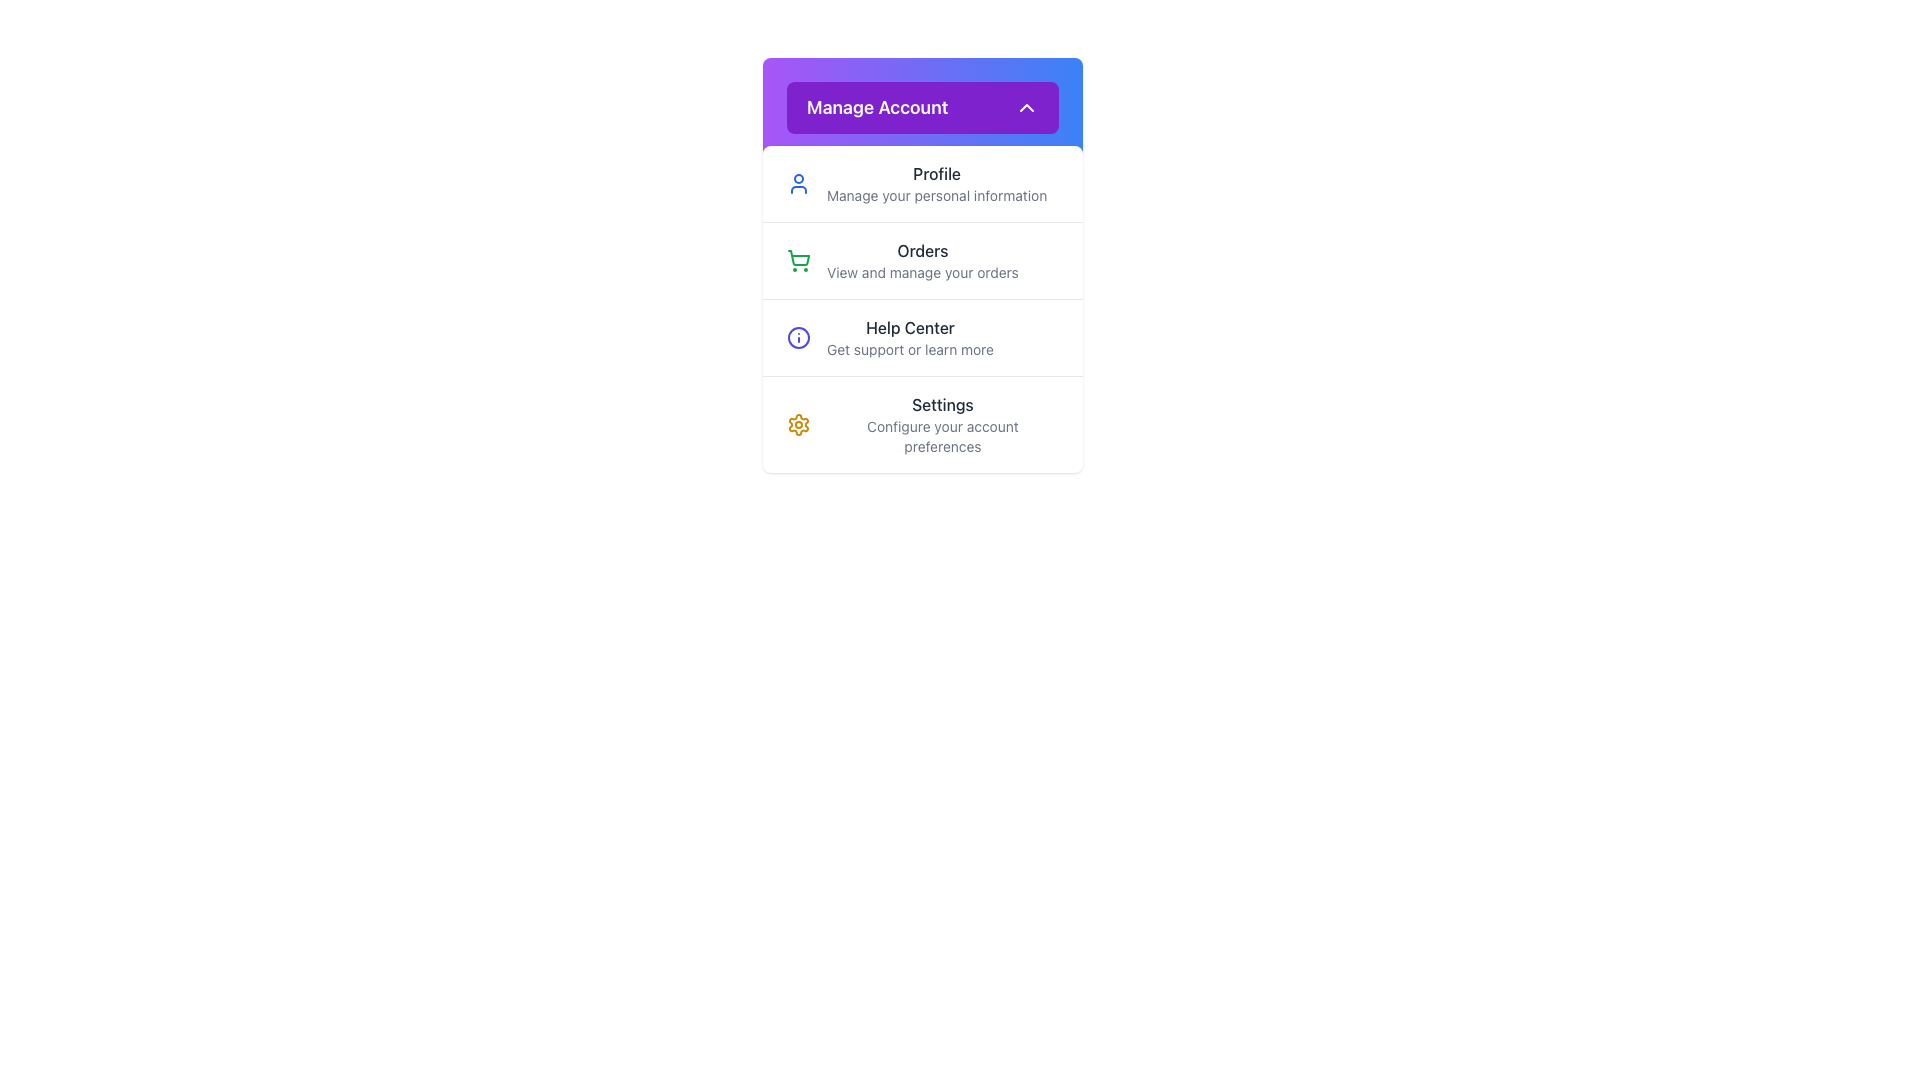  Describe the element at coordinates (921, 273) in the screenshot. I see `description of the text label that reads 'View and manage your orders.' located below the 'Orders' heading in the menu` at that location.